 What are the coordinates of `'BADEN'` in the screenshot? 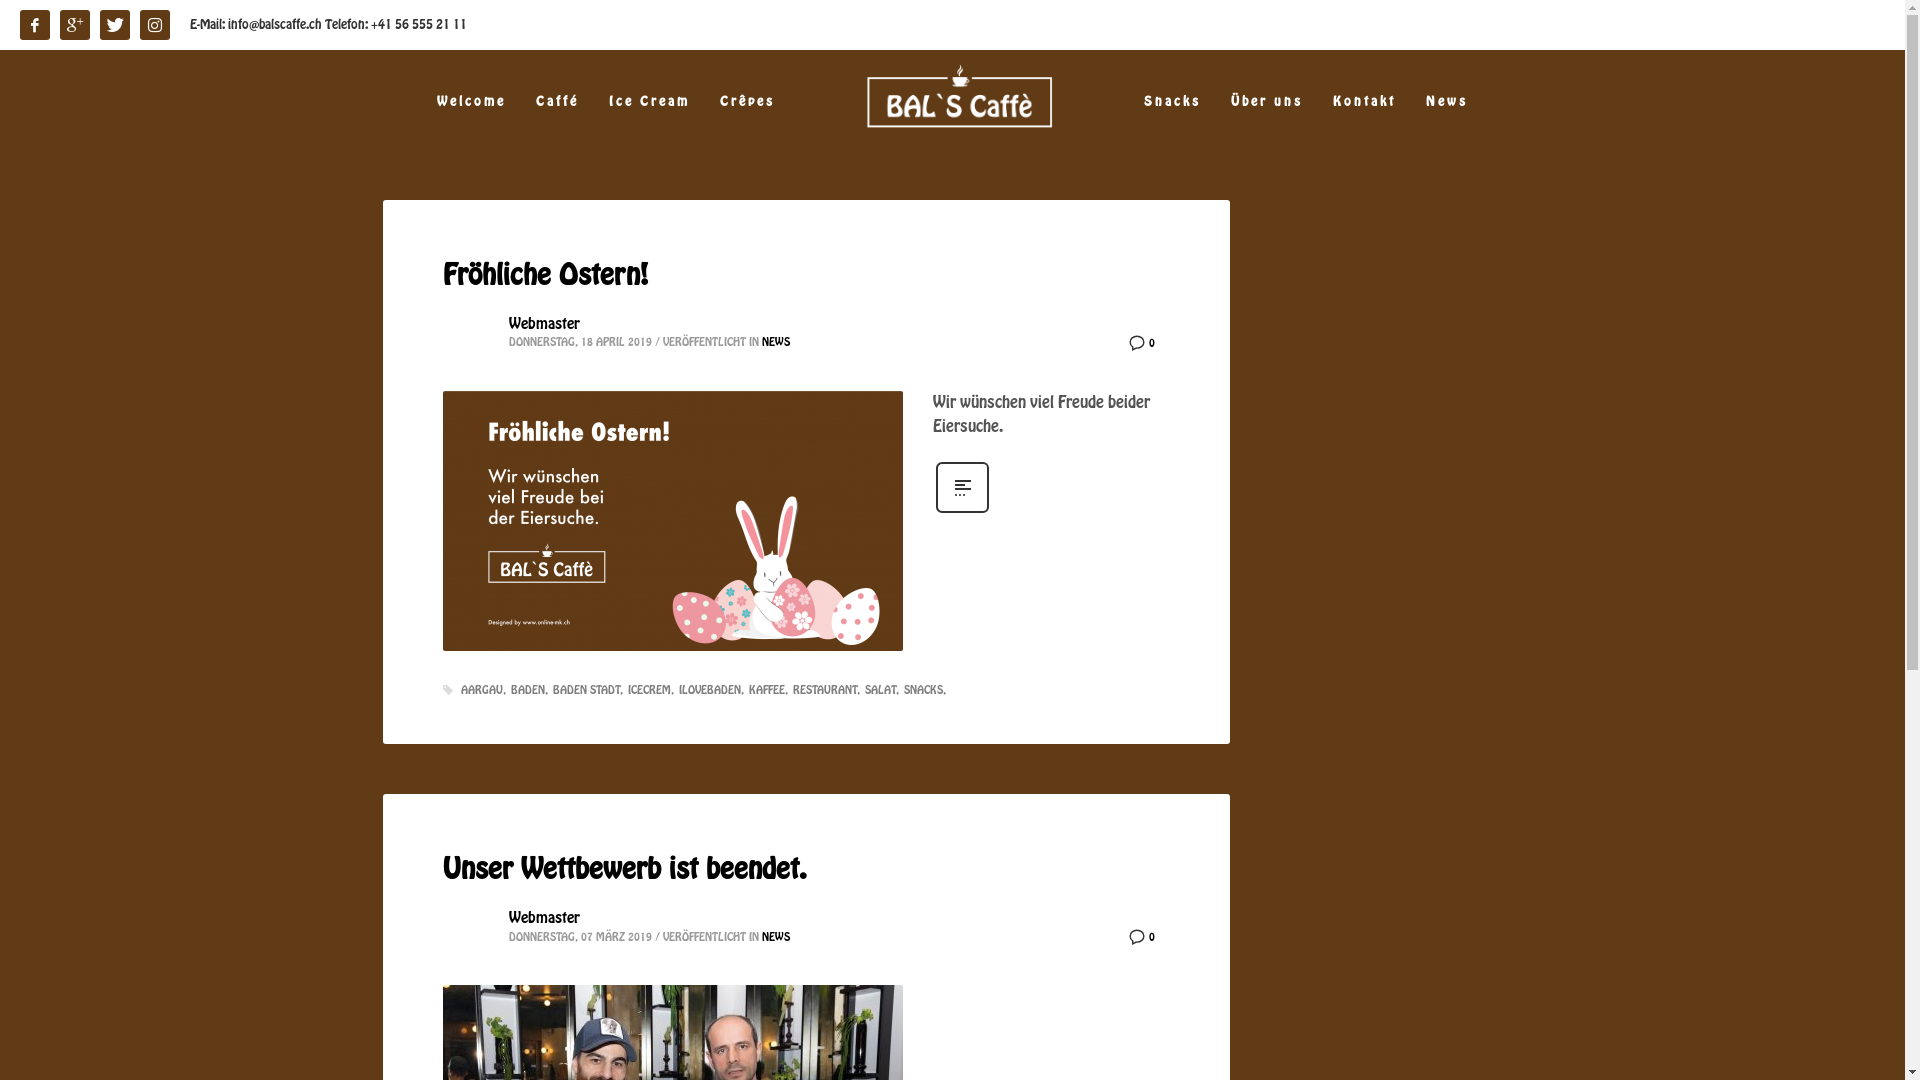 It's located at (528, 689).